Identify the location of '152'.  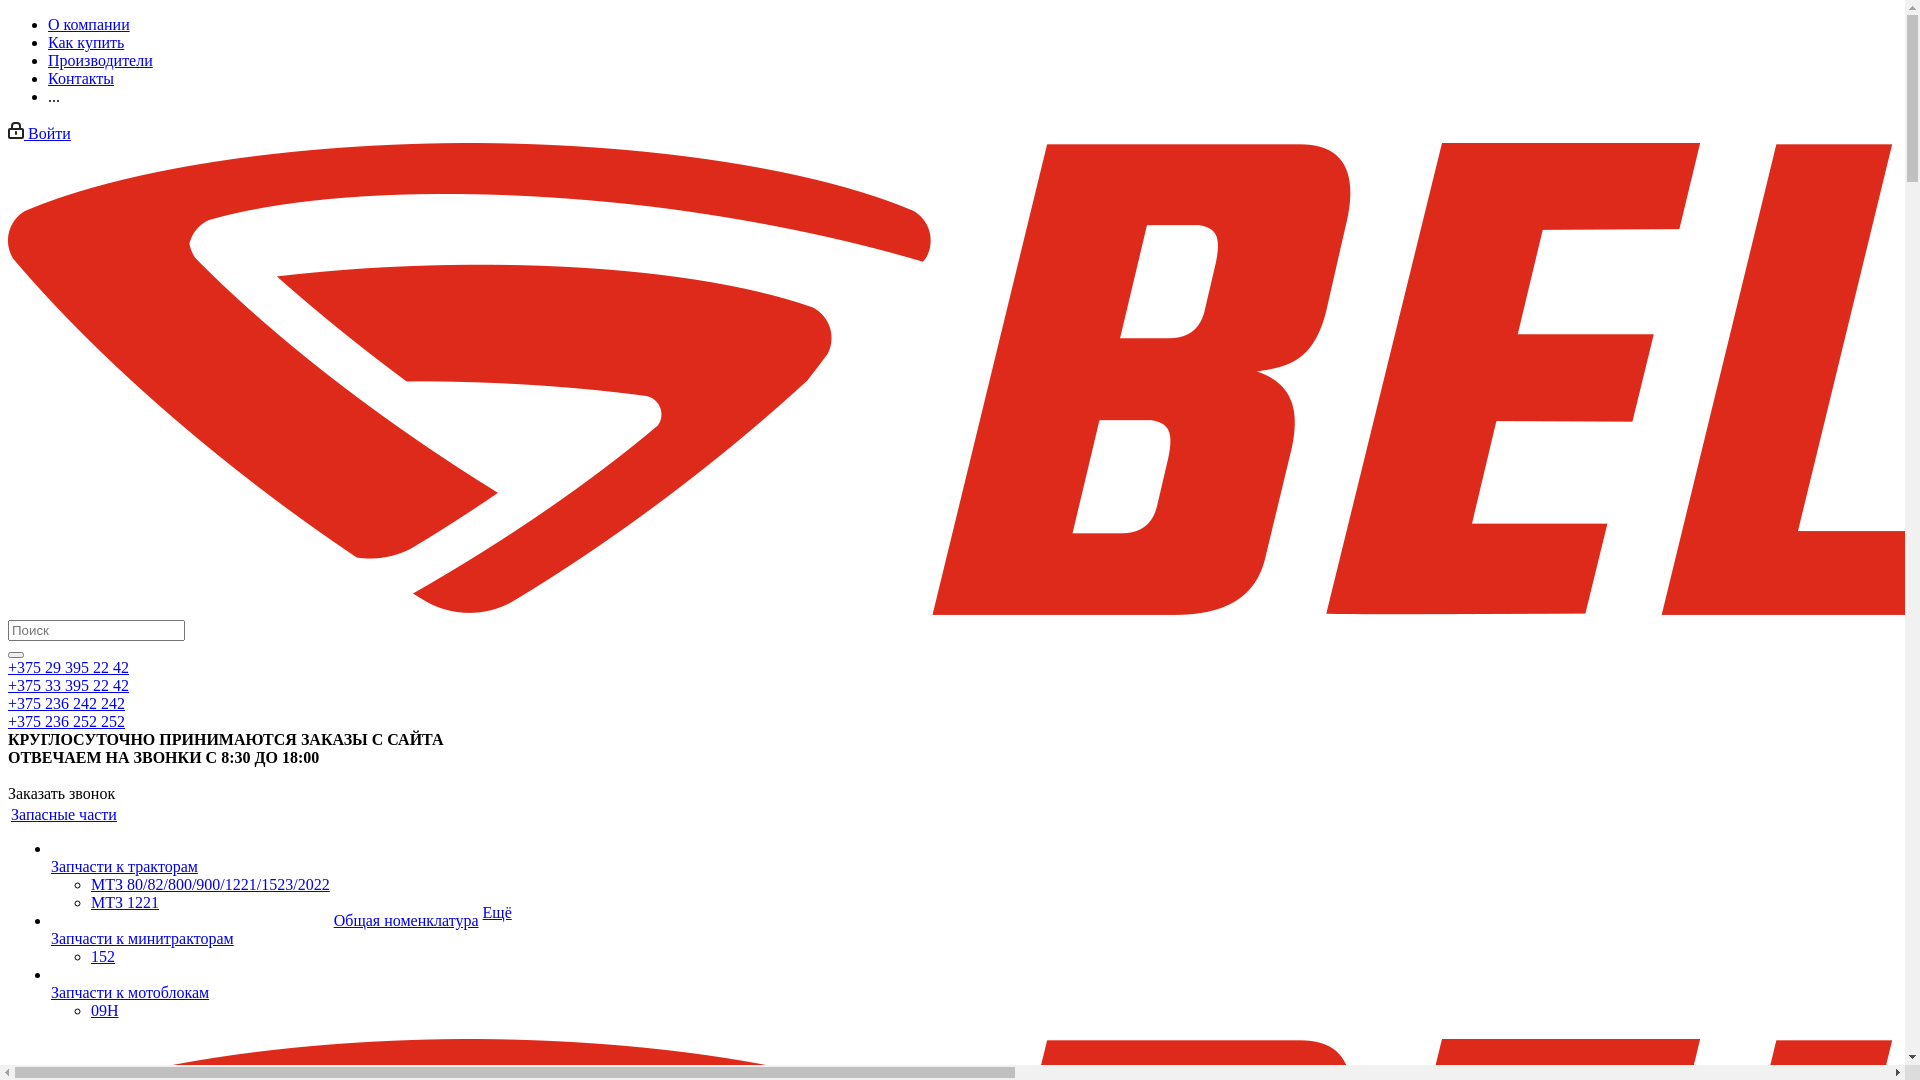
(90, 955).